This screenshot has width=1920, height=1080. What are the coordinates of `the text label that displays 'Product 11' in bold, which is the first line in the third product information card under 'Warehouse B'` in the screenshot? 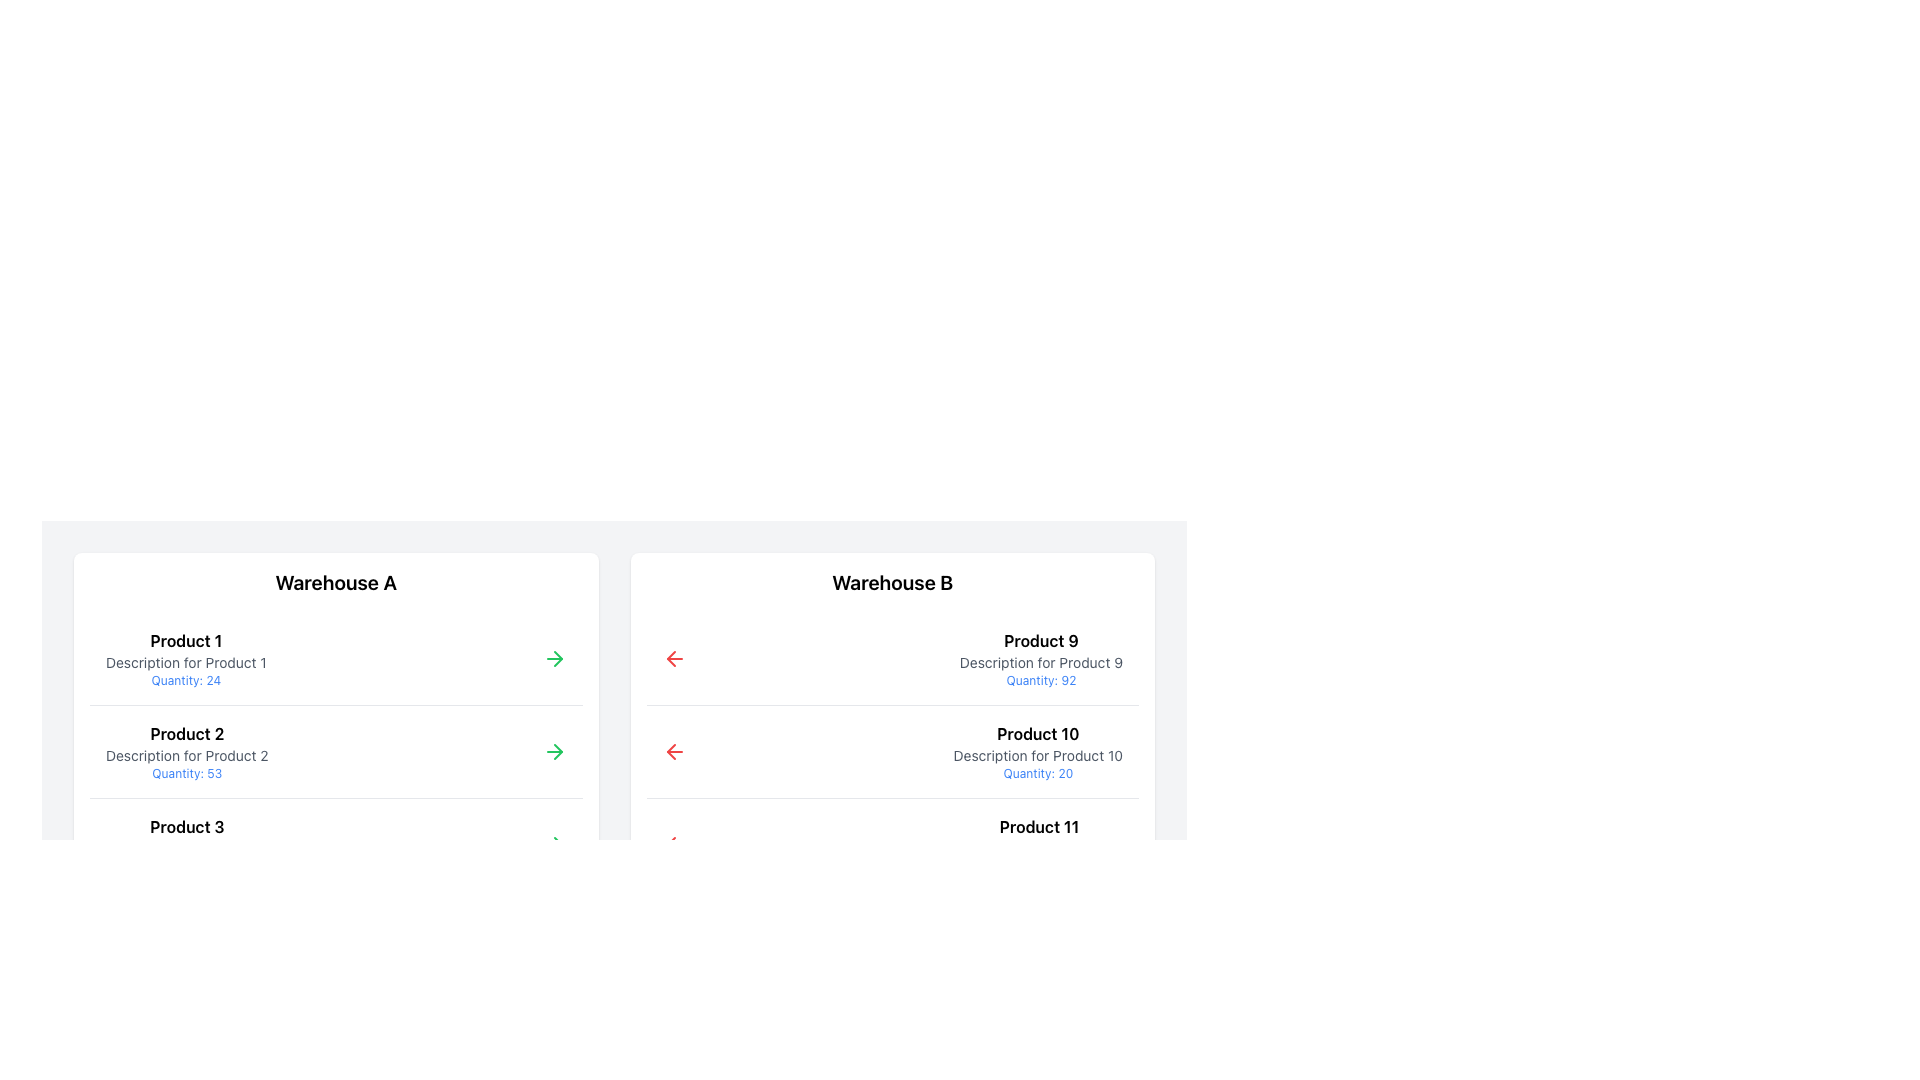 It's located at (1039, 826).